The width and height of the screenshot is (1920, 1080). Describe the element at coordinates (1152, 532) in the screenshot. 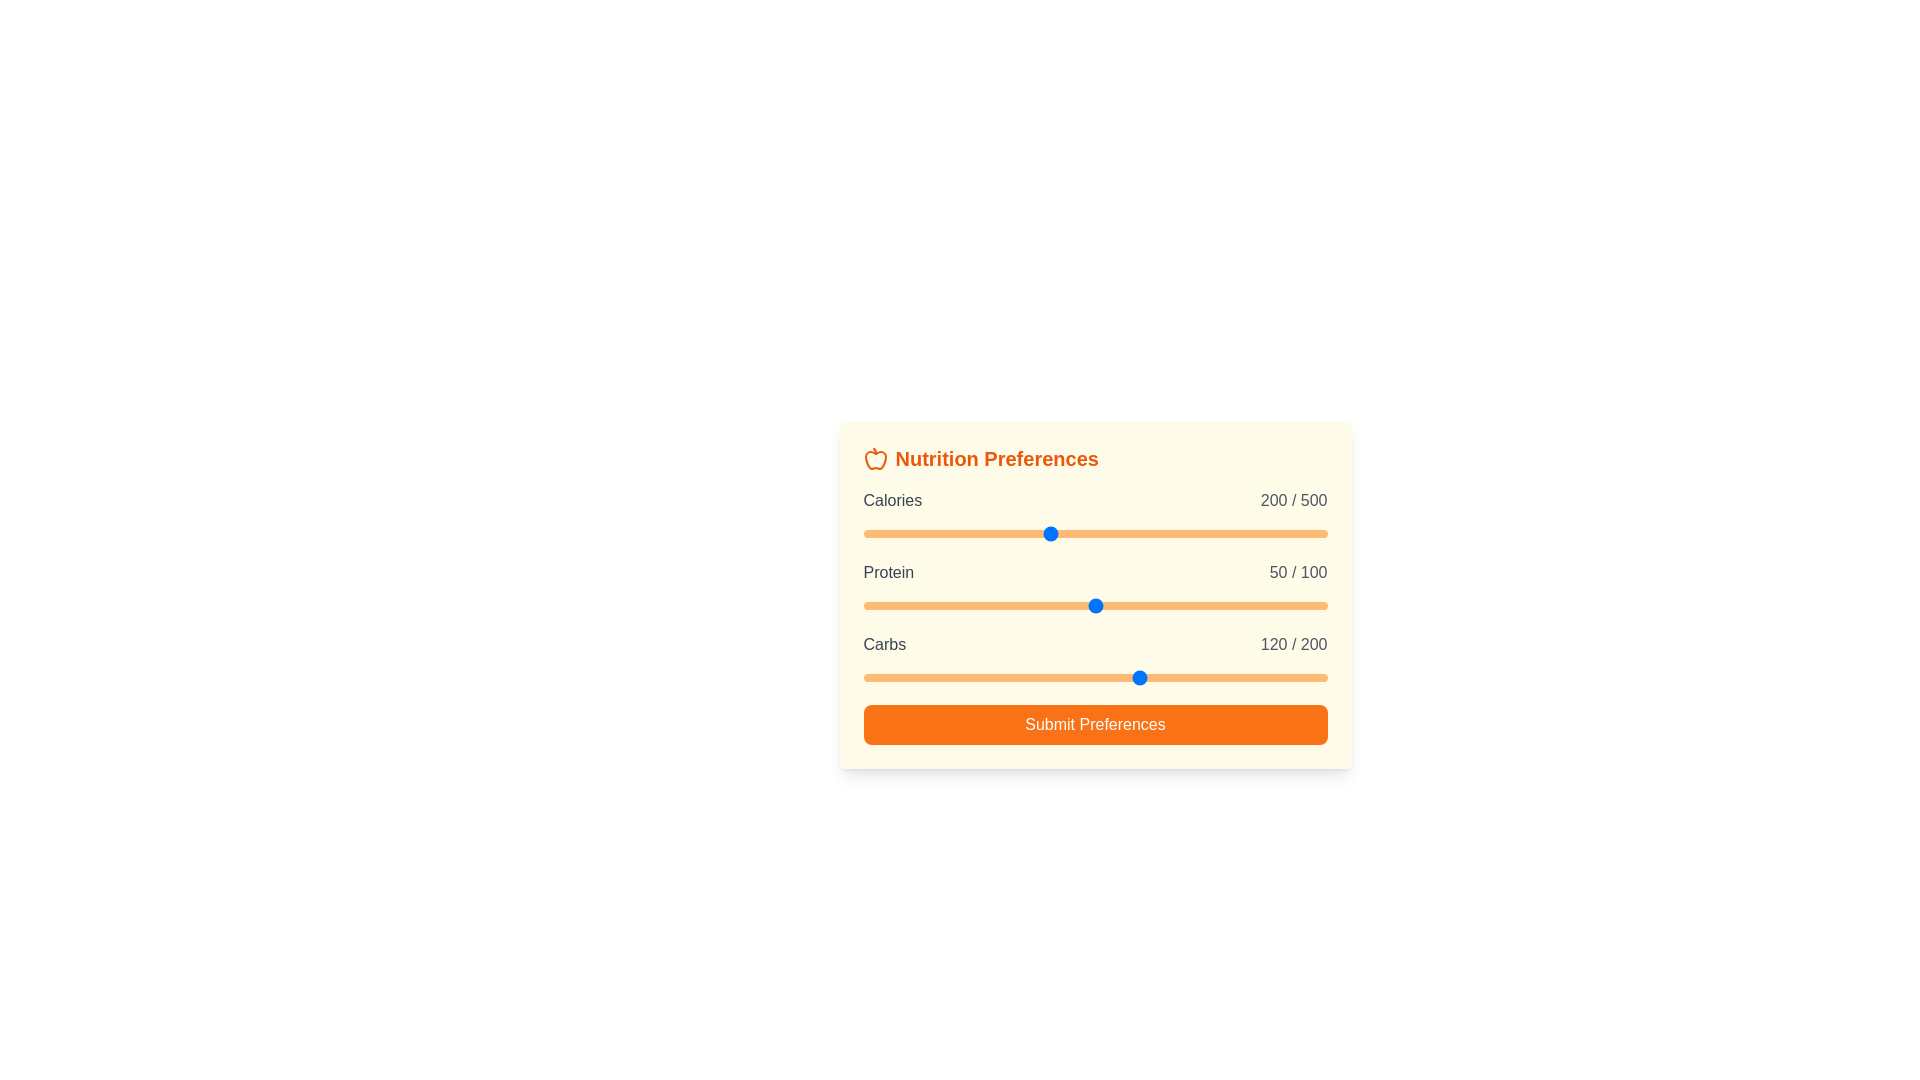

I see `calorie intake` at that location.